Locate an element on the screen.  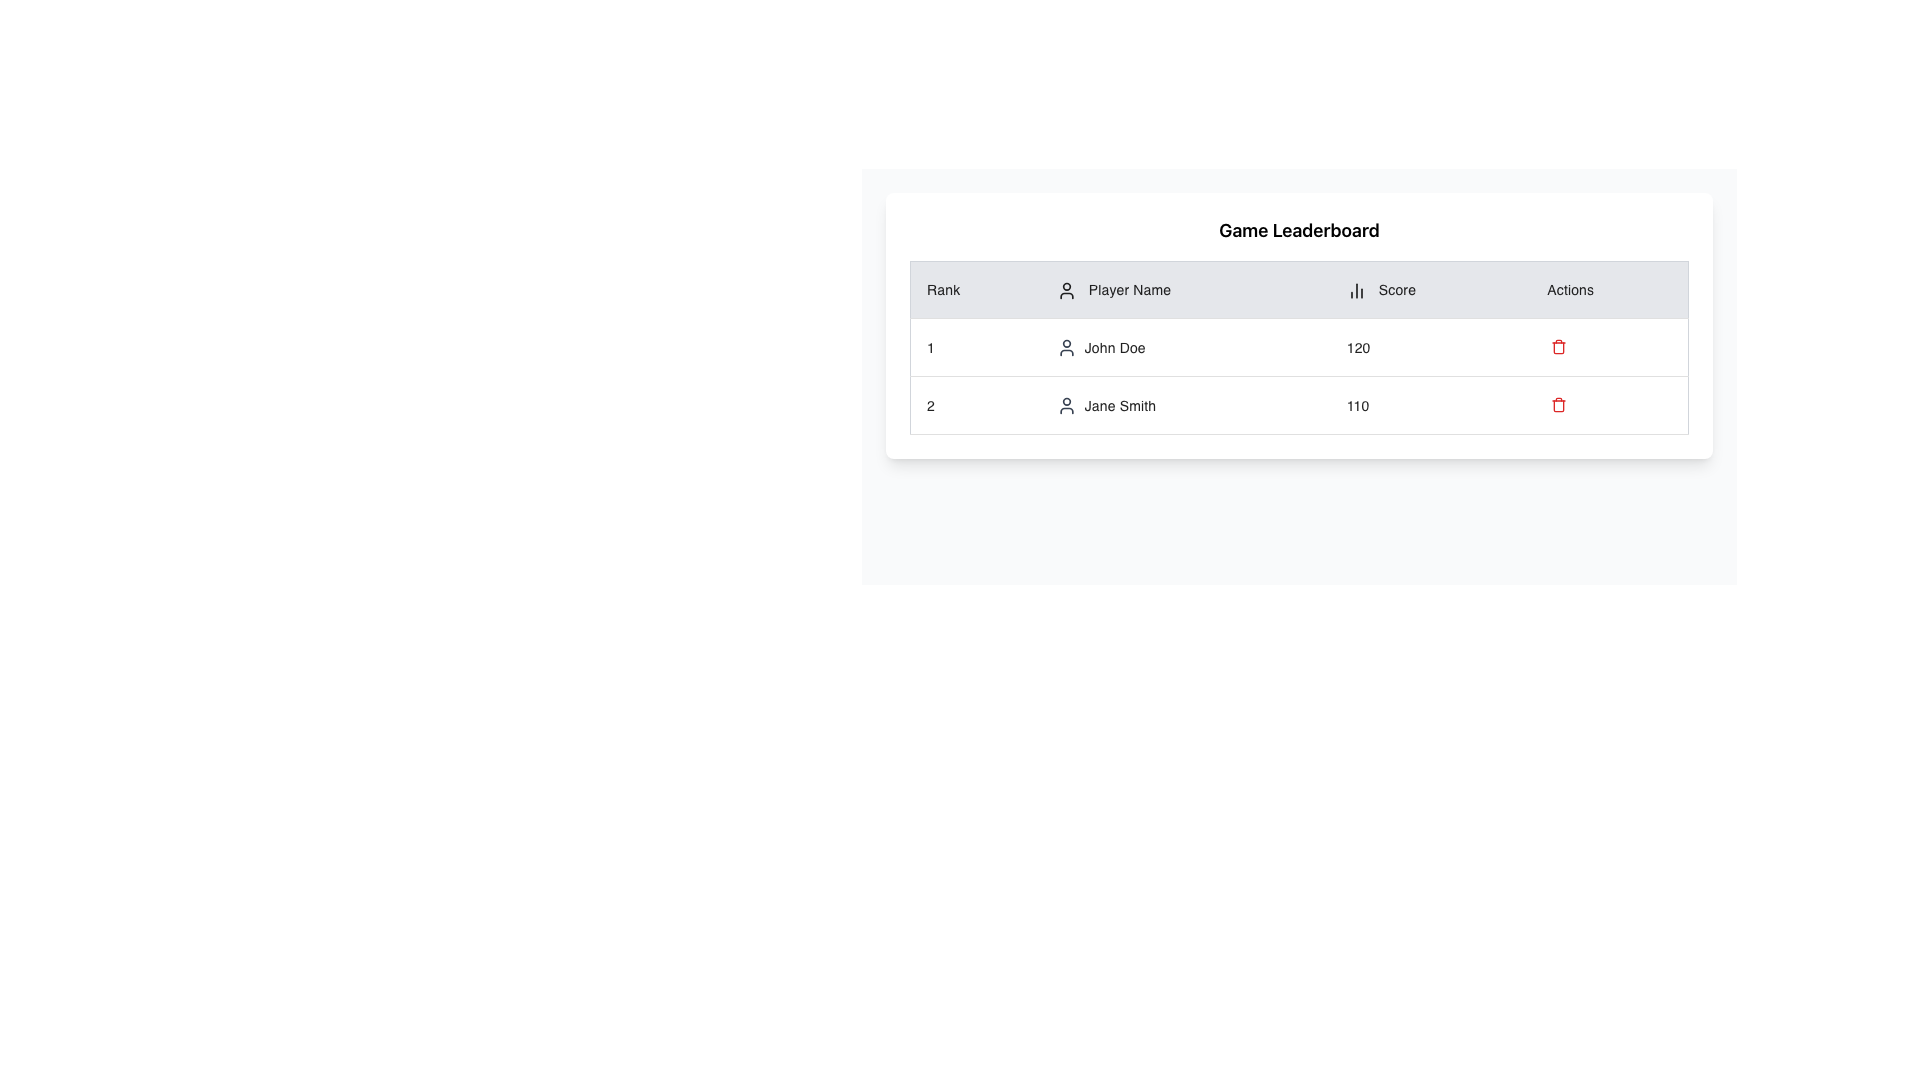
the delete icon button located in the second row of the table under the 'Actions' column in the leaderboard interface is located at coordinates (1558, 405).